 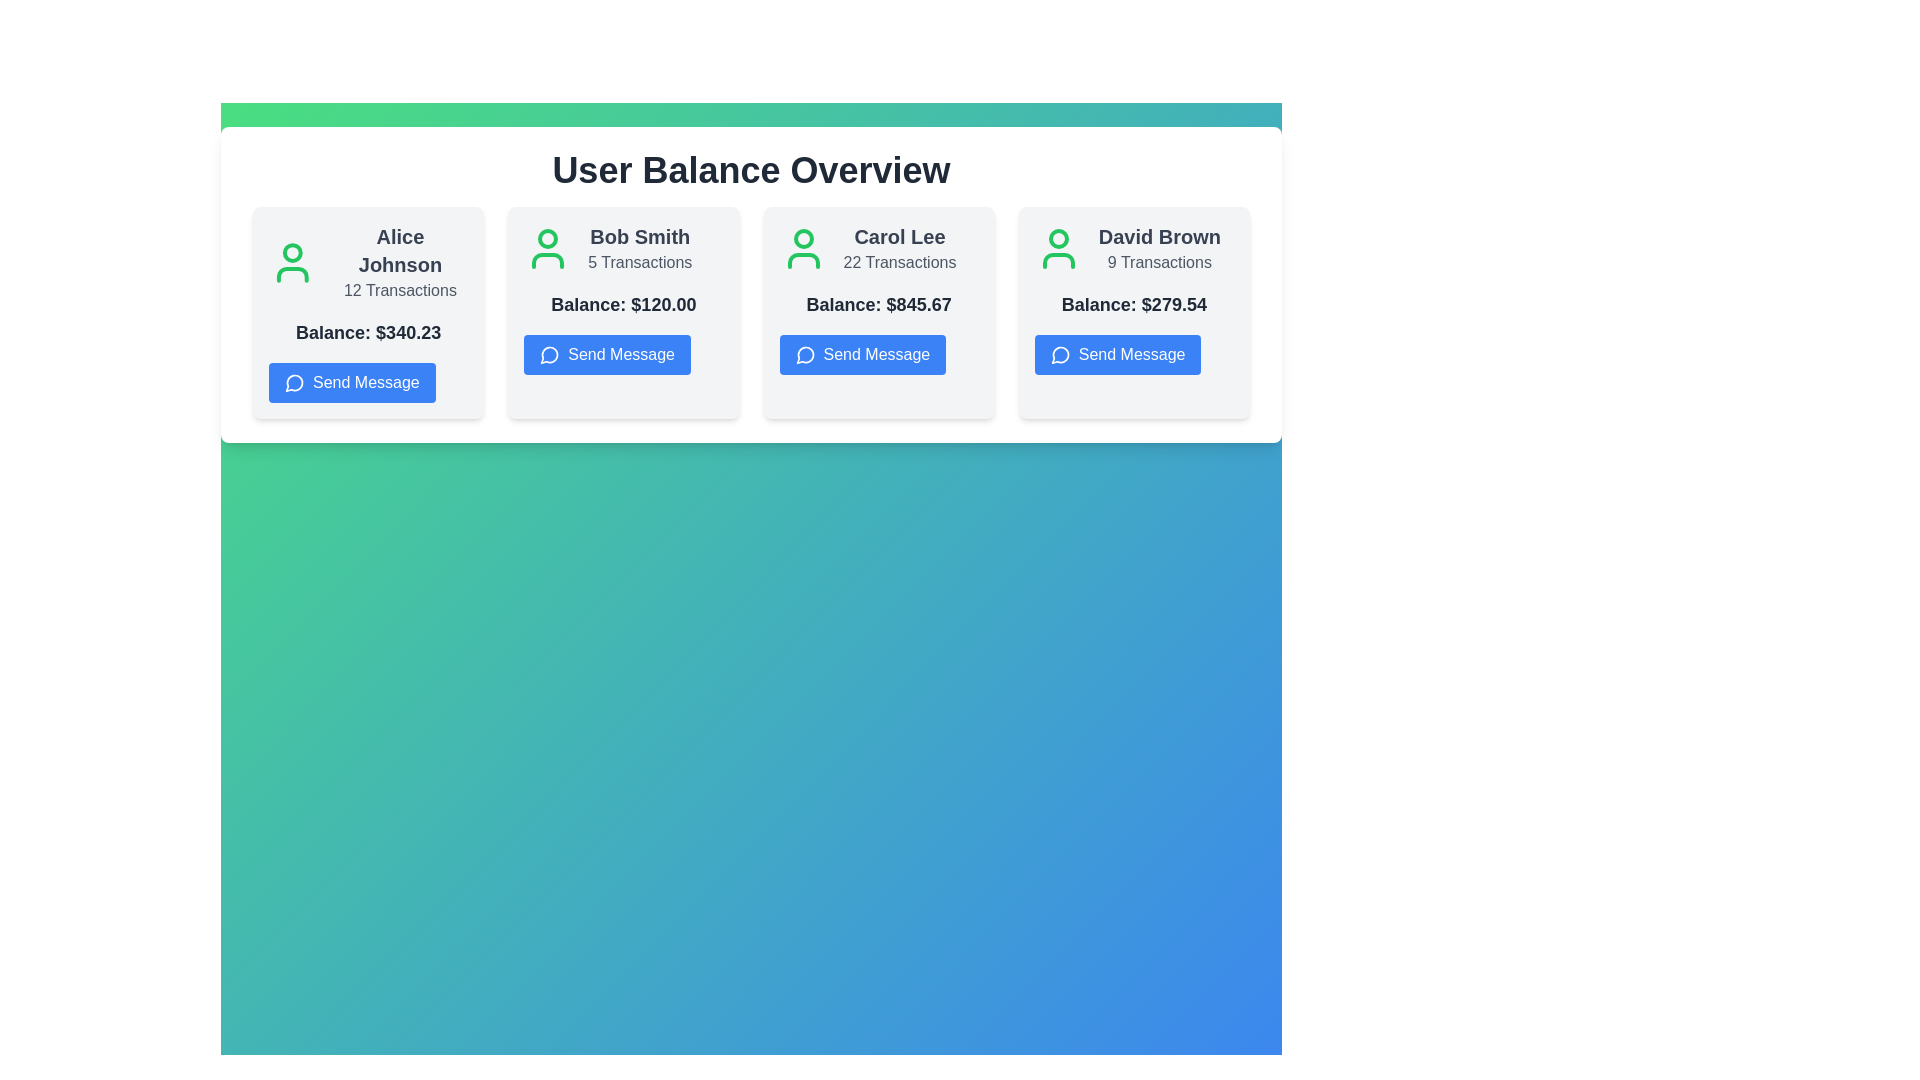 What do you see at coordinates (879, 304) in the screenshot?
I see `the text display element that shows the balance of '$845.67' within the third user information card` at bounding box center [879, 304].